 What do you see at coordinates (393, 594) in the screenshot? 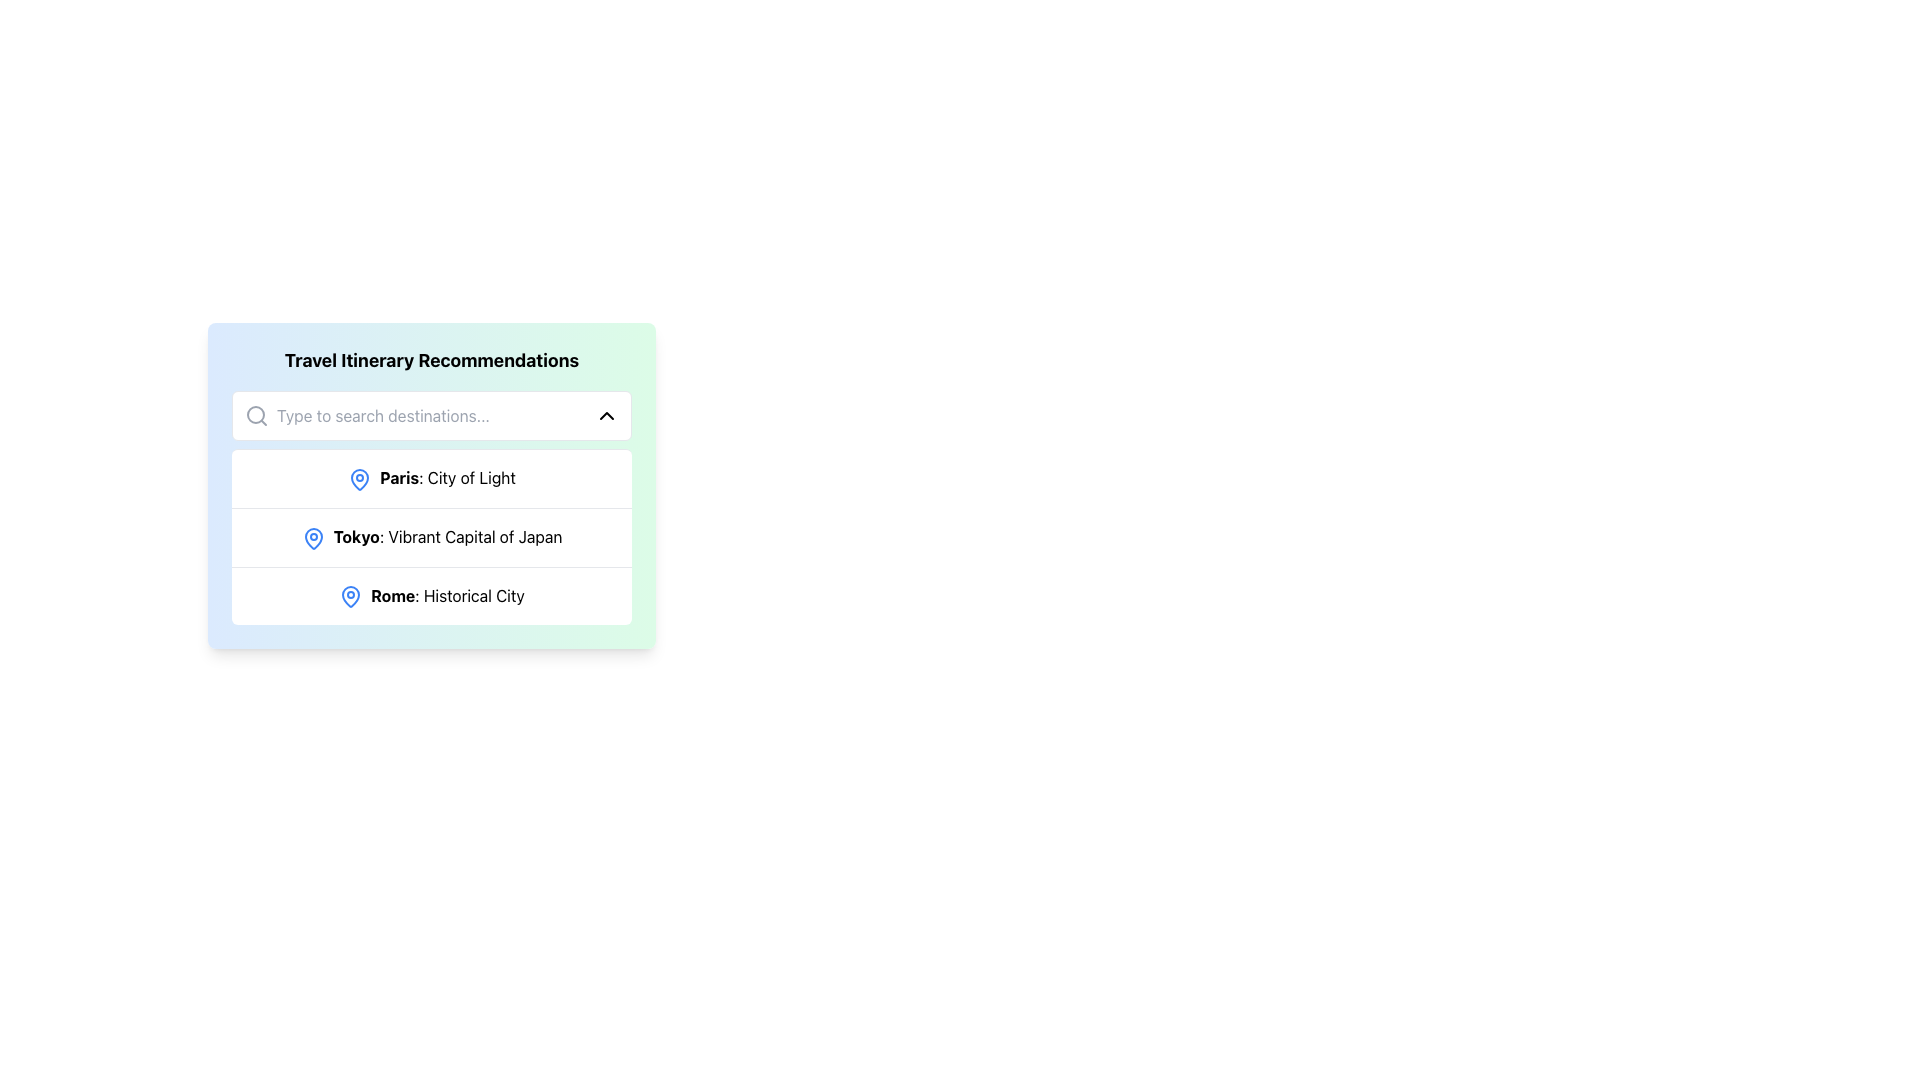
I see `the bolded text label for 'Rome: Historical City' in the third row of the 'Travel Itinerary Recommendations' list` at bounding box center [393, 594].